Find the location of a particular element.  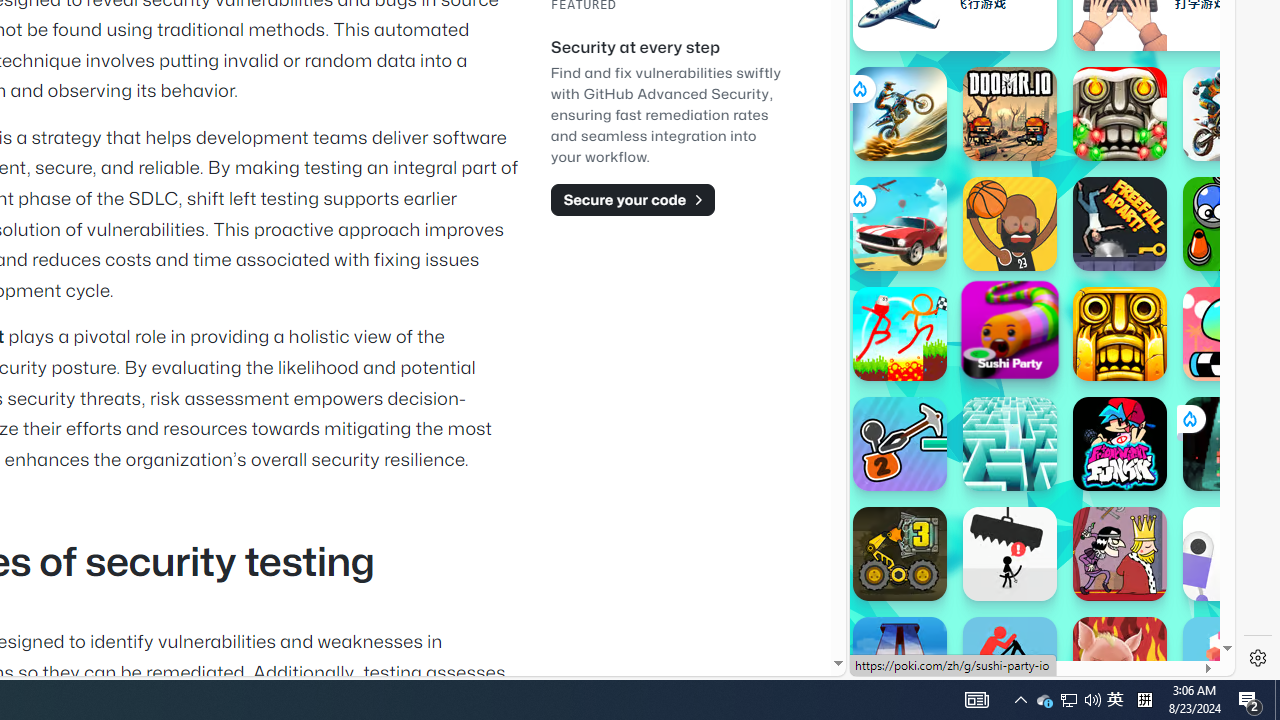

'Temple Run 2: Frozen Festival Temple Run 2: Frozen Festival' is located at coordinates (1120, 114).